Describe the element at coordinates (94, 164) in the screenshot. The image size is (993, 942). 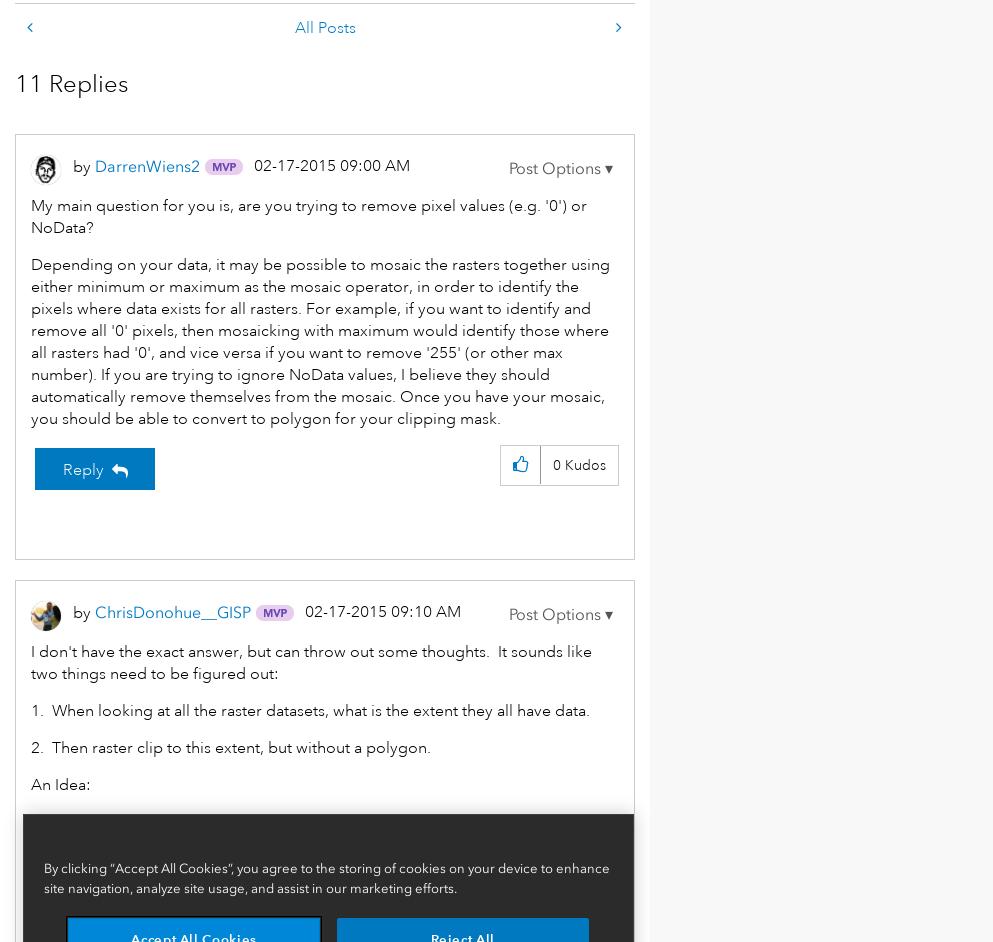
I see `'DarrenWiens2'` at that location.